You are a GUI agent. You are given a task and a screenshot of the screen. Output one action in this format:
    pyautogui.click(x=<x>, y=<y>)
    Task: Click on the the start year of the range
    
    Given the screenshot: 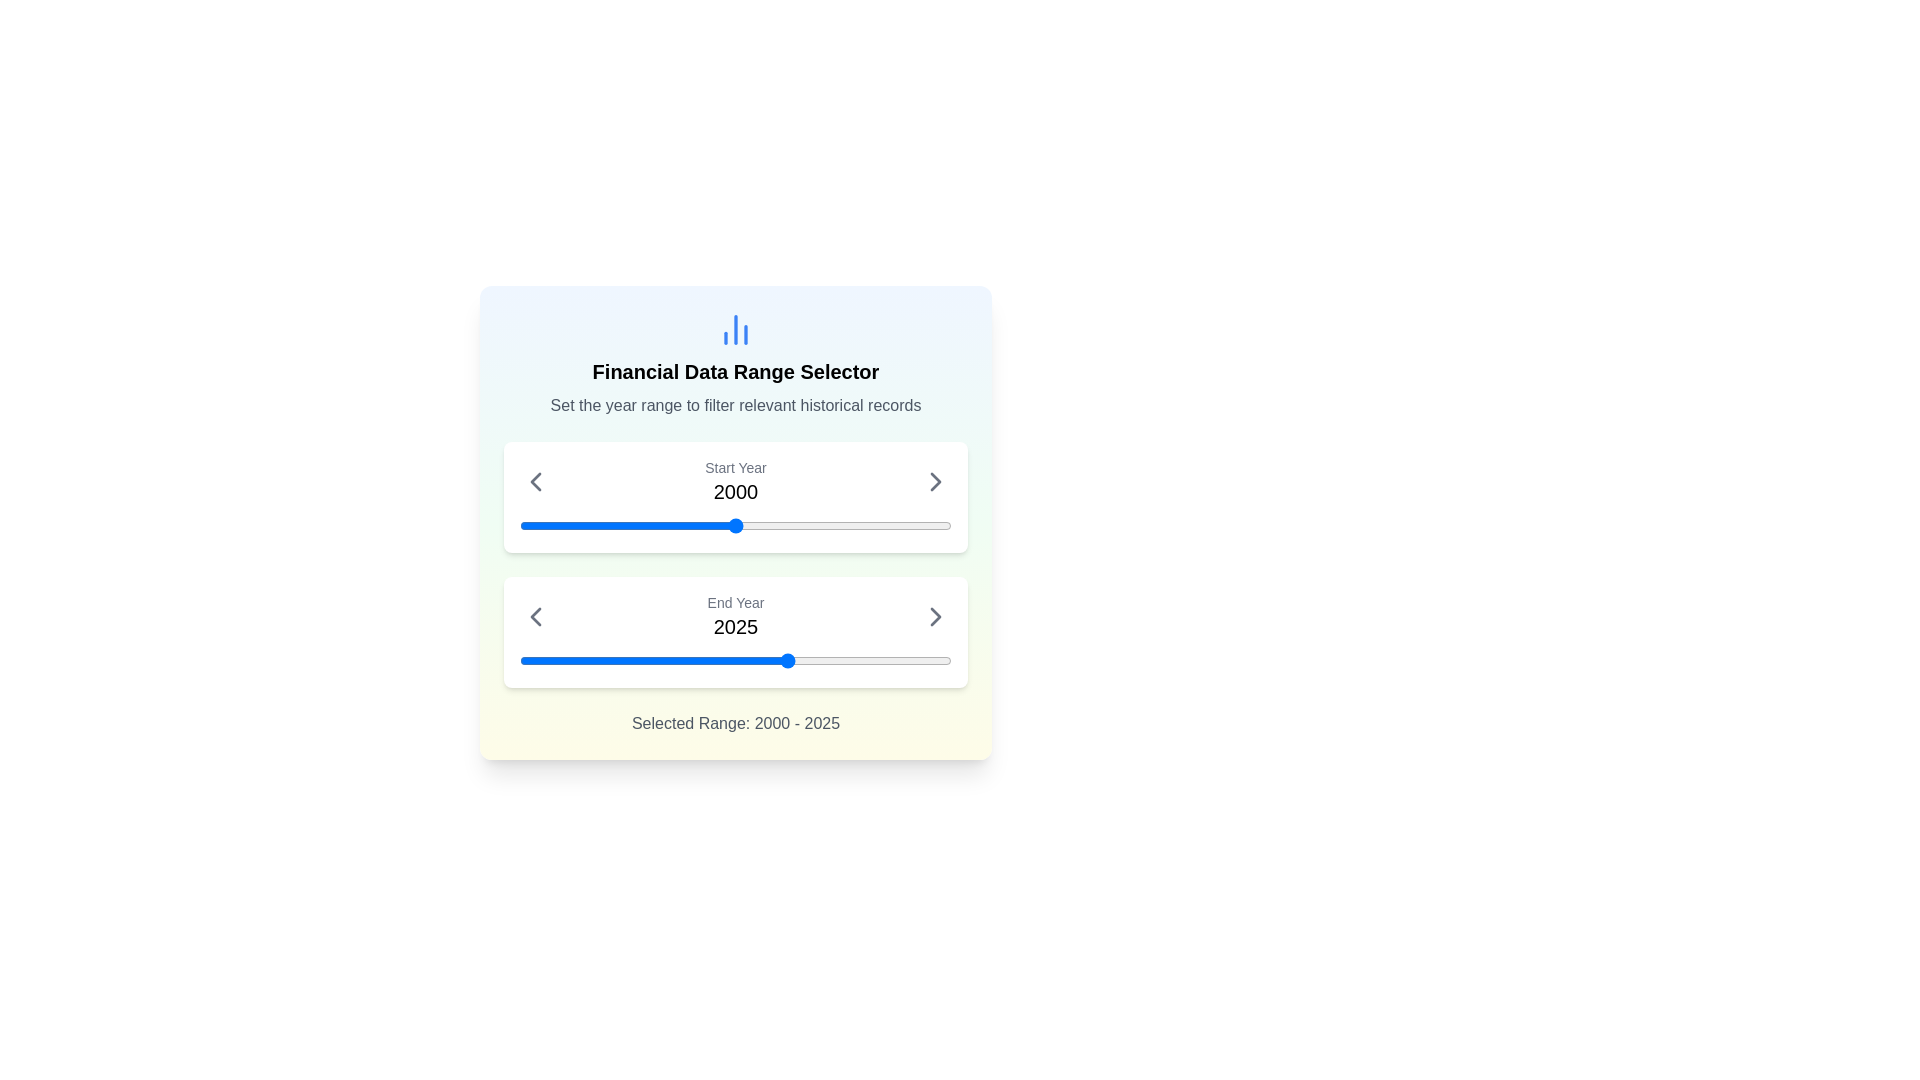 What is the action you would take?
    pyautogui.click(x=925, y=524)
    